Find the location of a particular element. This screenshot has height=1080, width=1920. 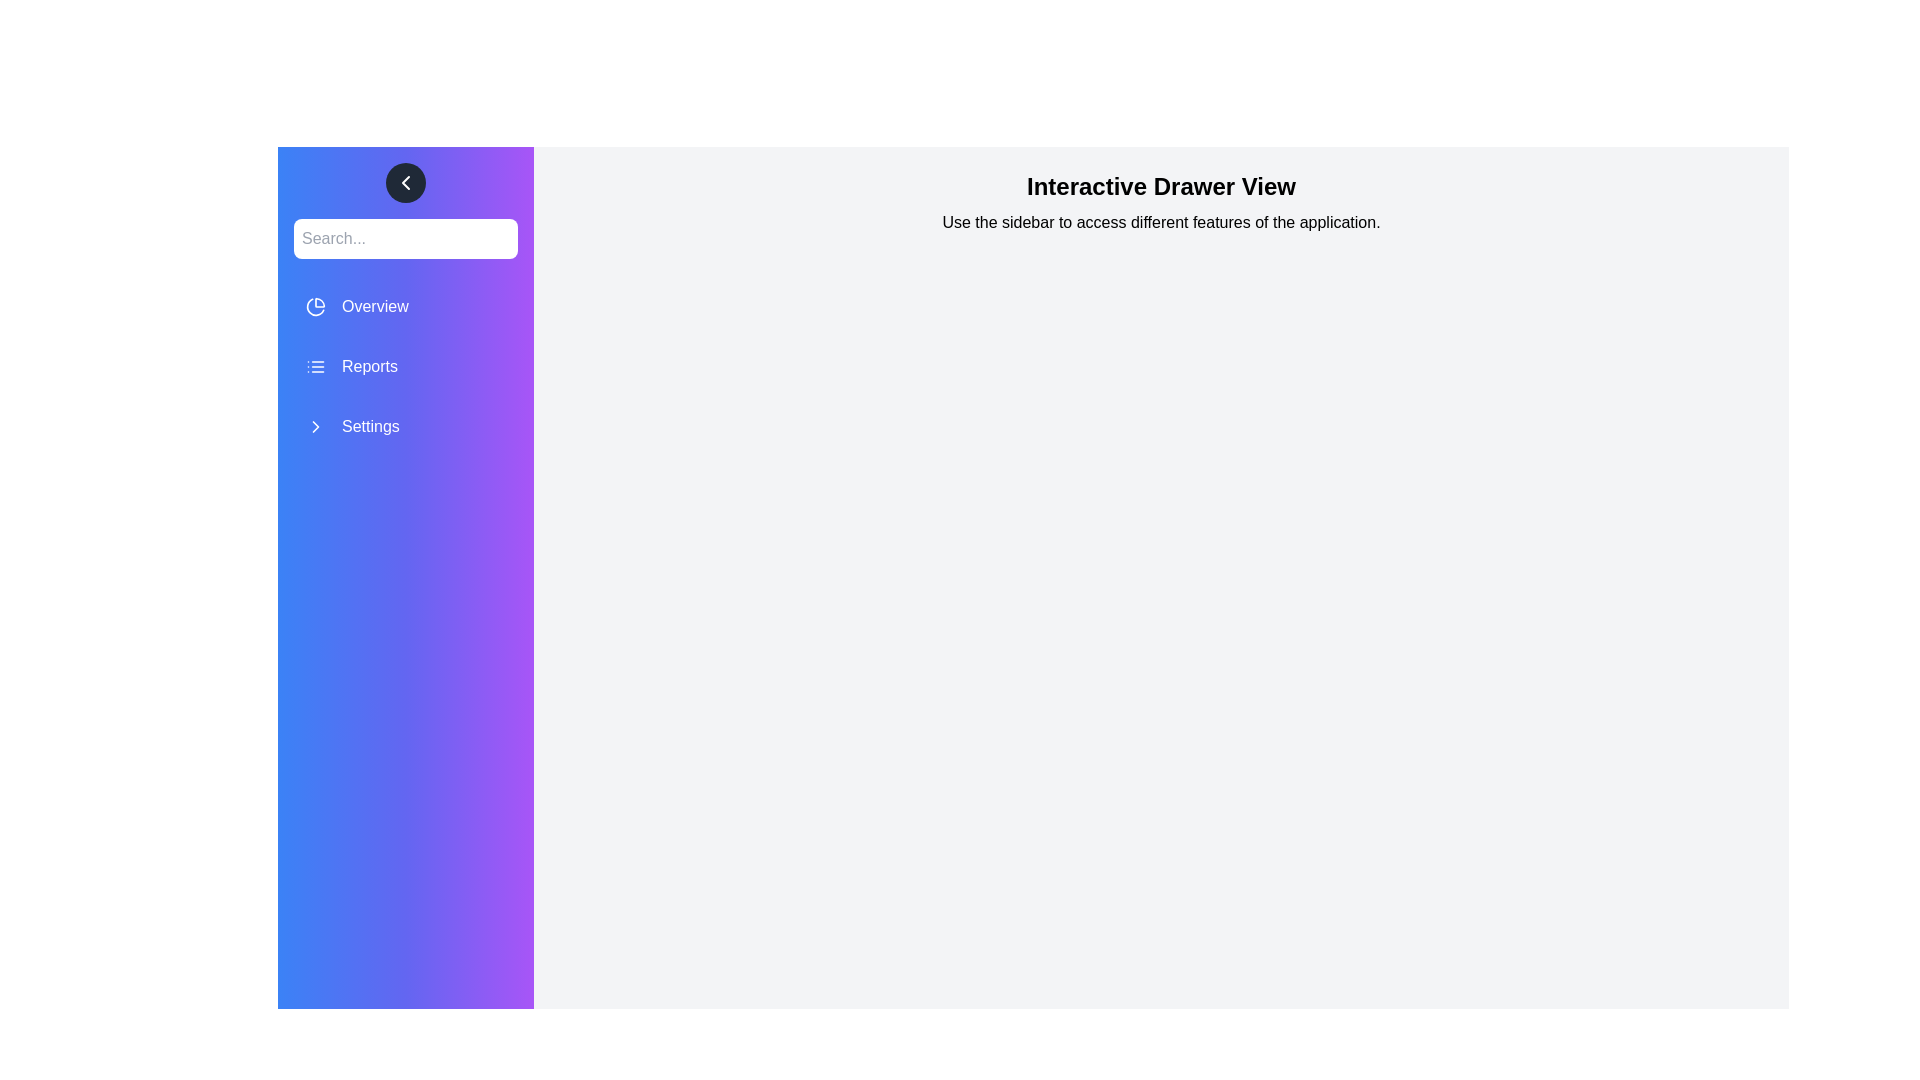

the menu item Reports to navigate to the respective section is located at coordinates (405, 366).